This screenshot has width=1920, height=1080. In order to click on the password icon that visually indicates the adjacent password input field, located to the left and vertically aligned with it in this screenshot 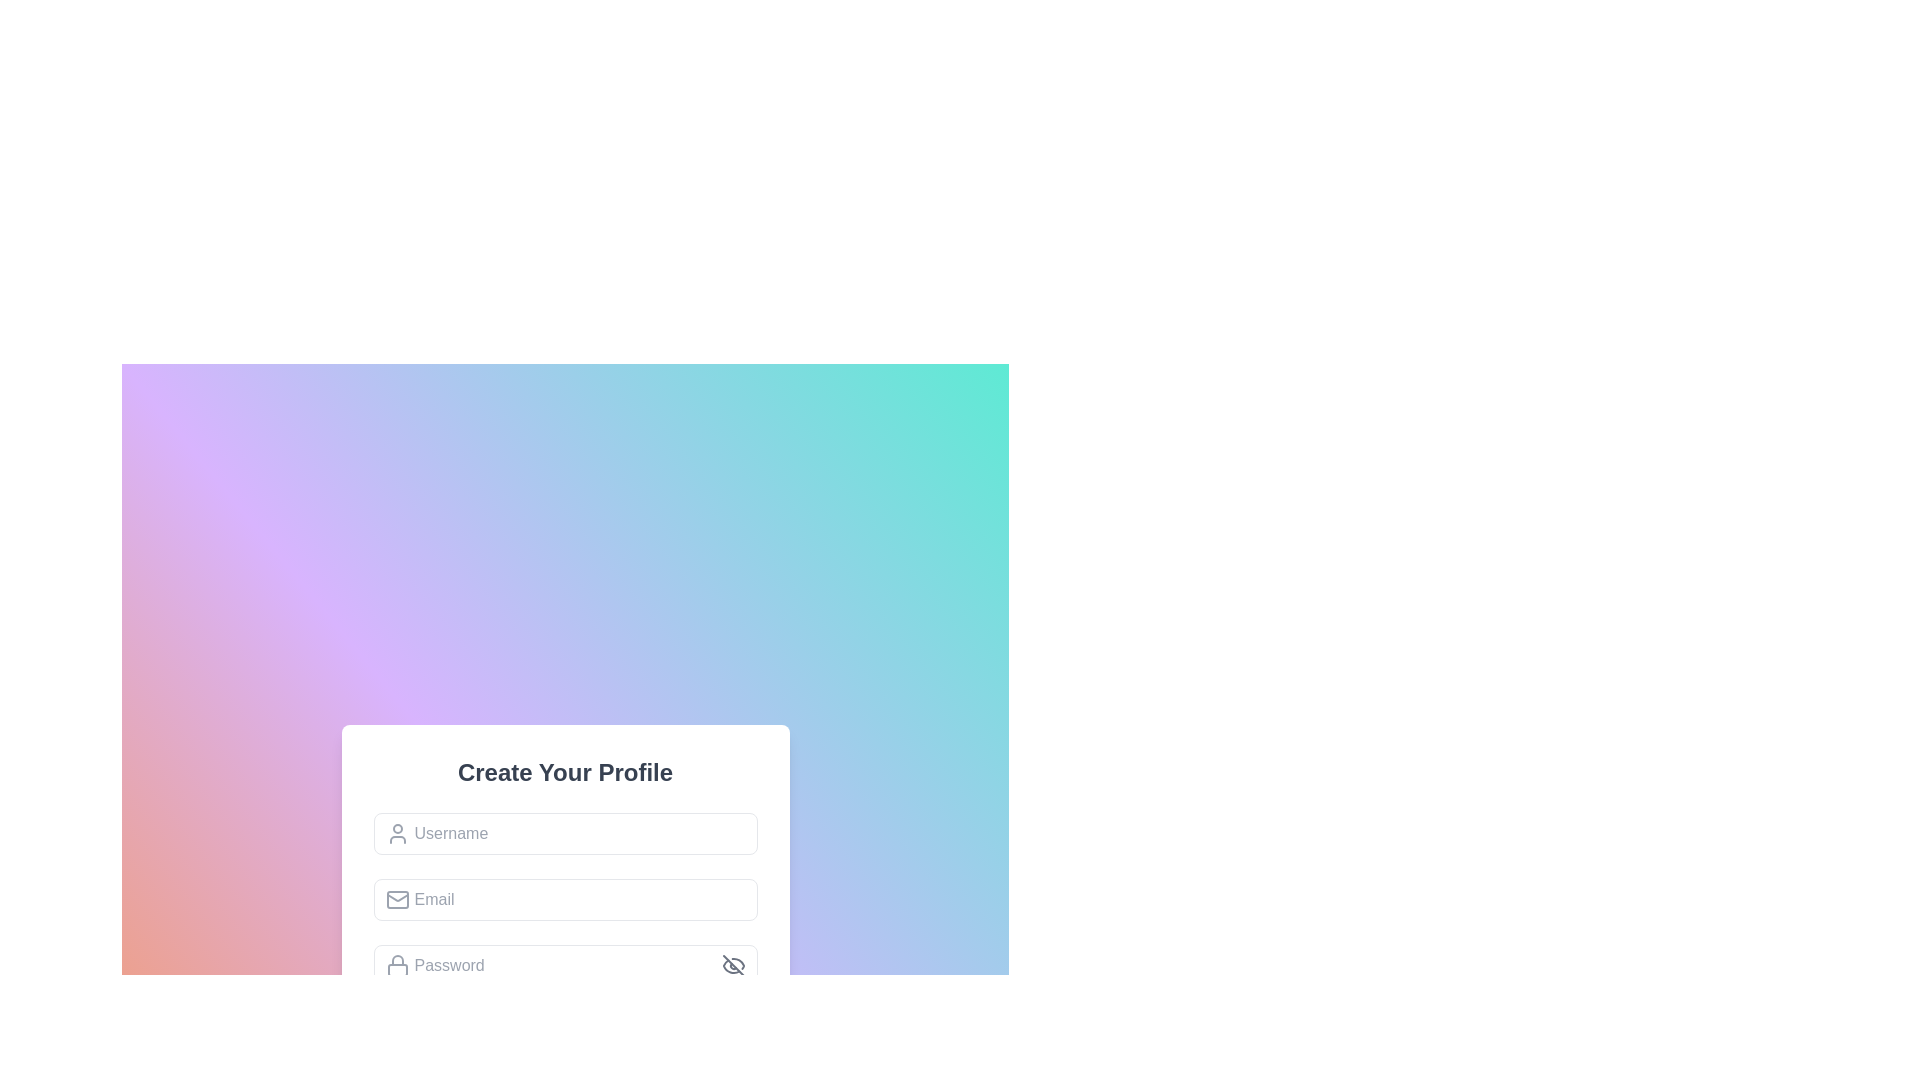, I will do `click(397, 964)`.